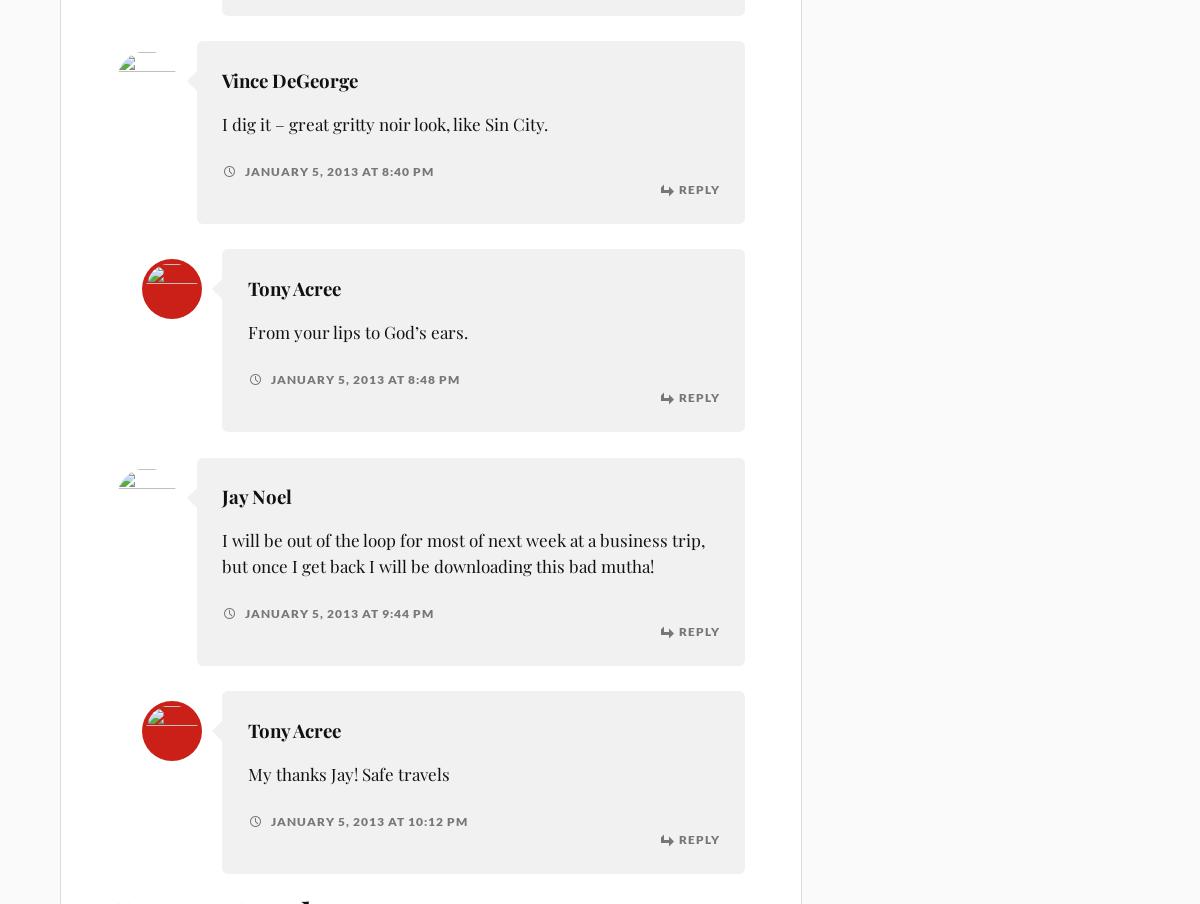 The width and height of the screenshot is (1200, 904). I want to click on 'From your lips to God’s ears.', so click(357, 331).